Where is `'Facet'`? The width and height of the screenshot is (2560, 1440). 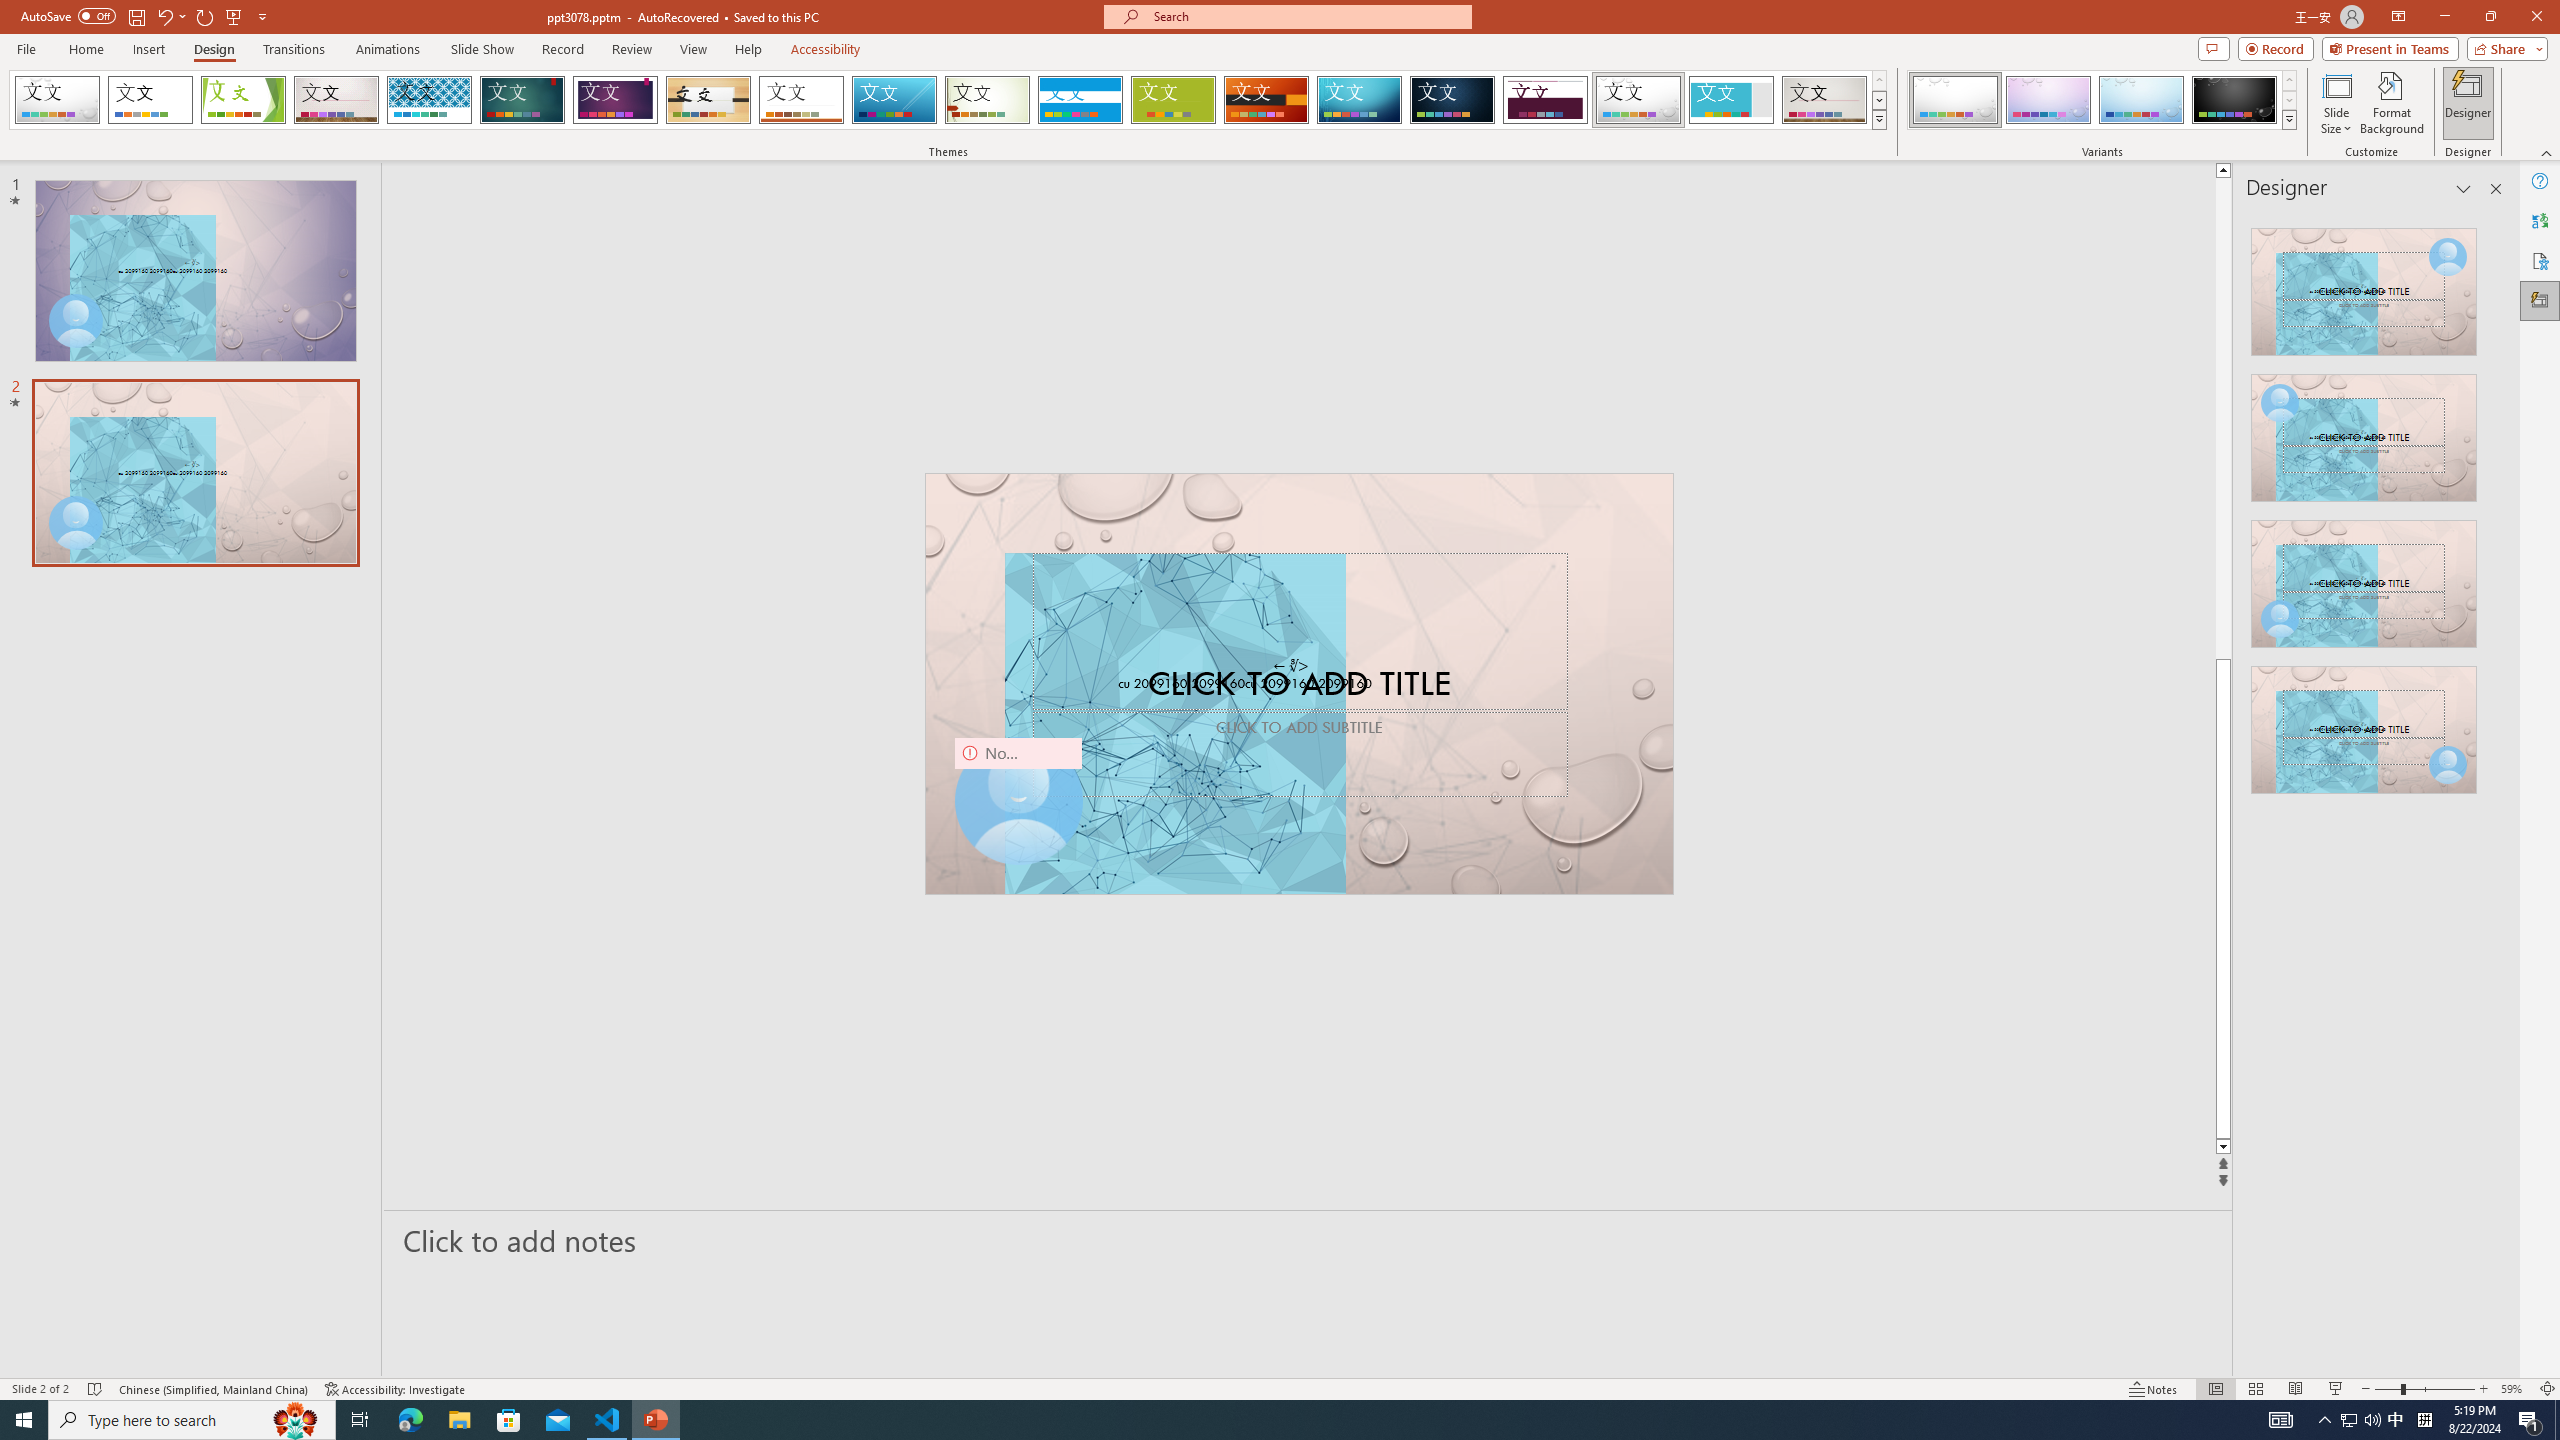
'Facet' is located at coordinates (242, 99).